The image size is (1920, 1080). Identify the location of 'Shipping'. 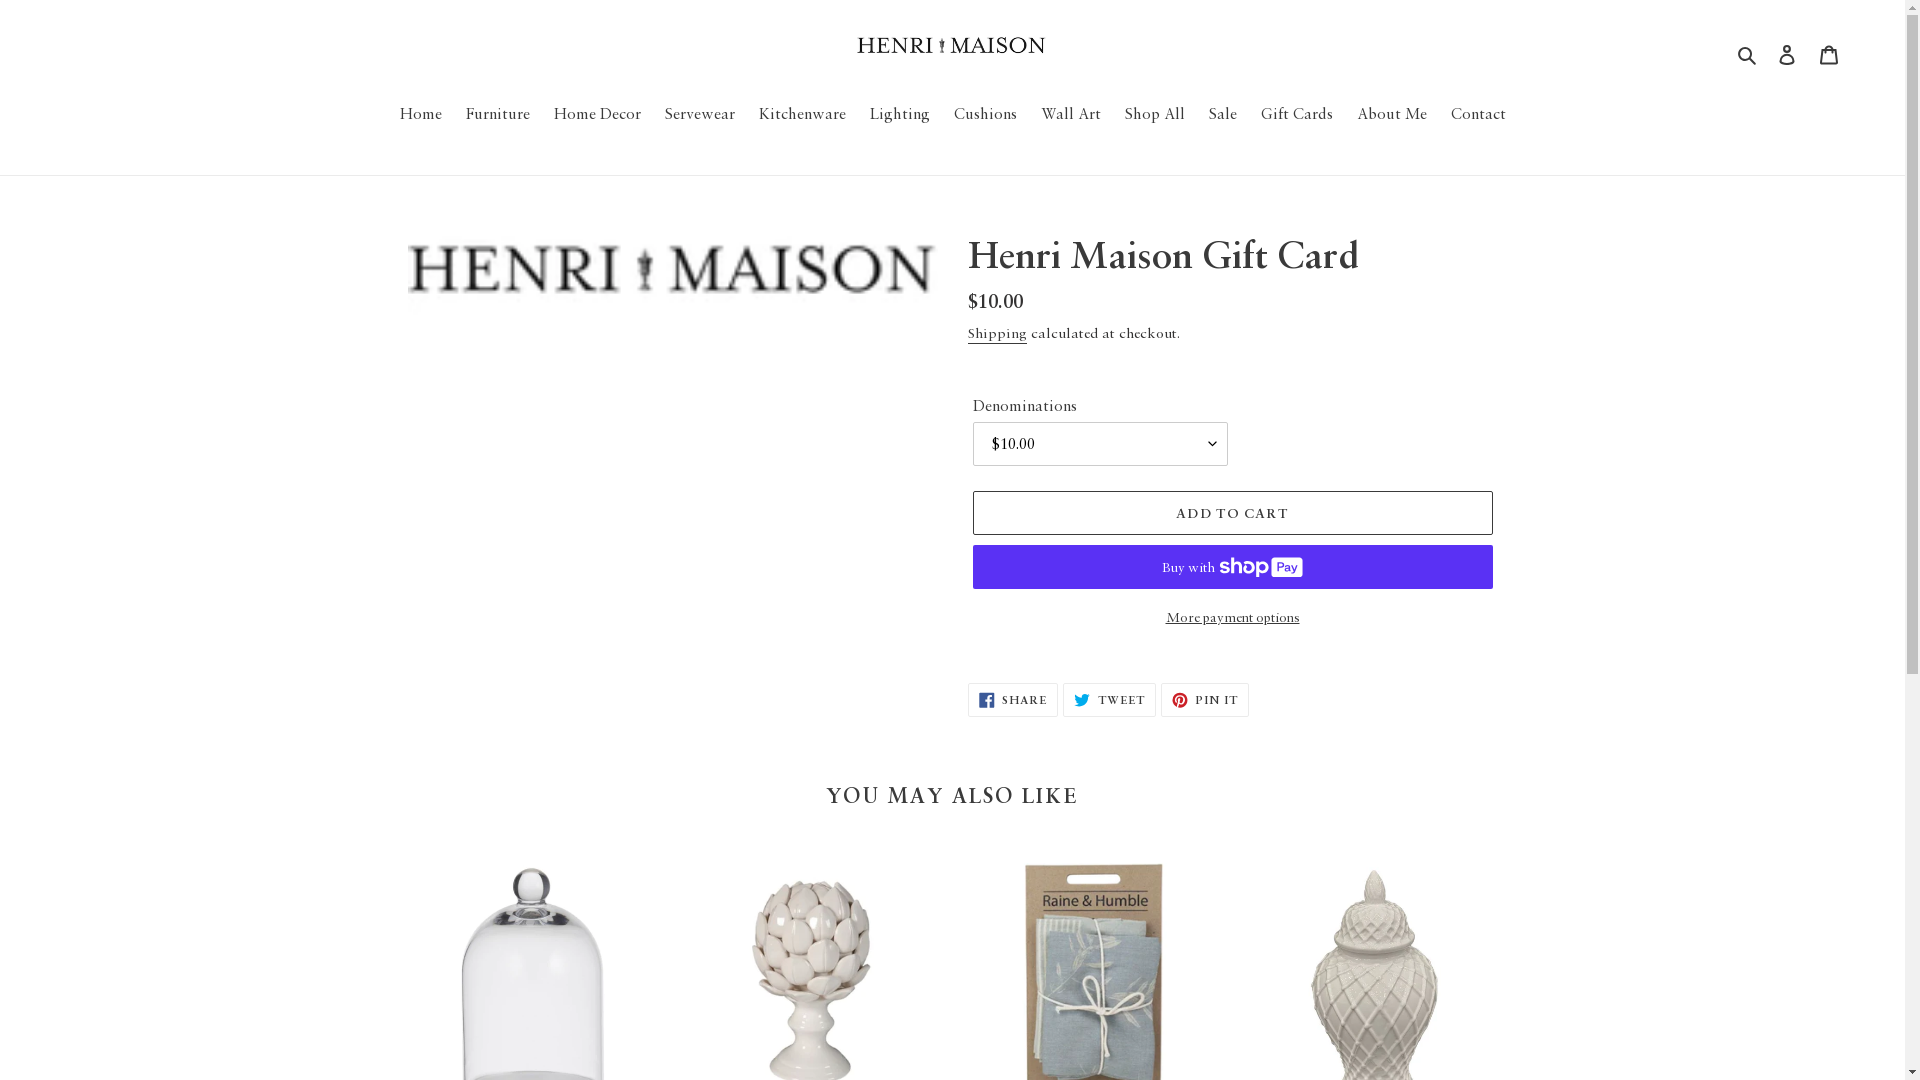
(997, 332).